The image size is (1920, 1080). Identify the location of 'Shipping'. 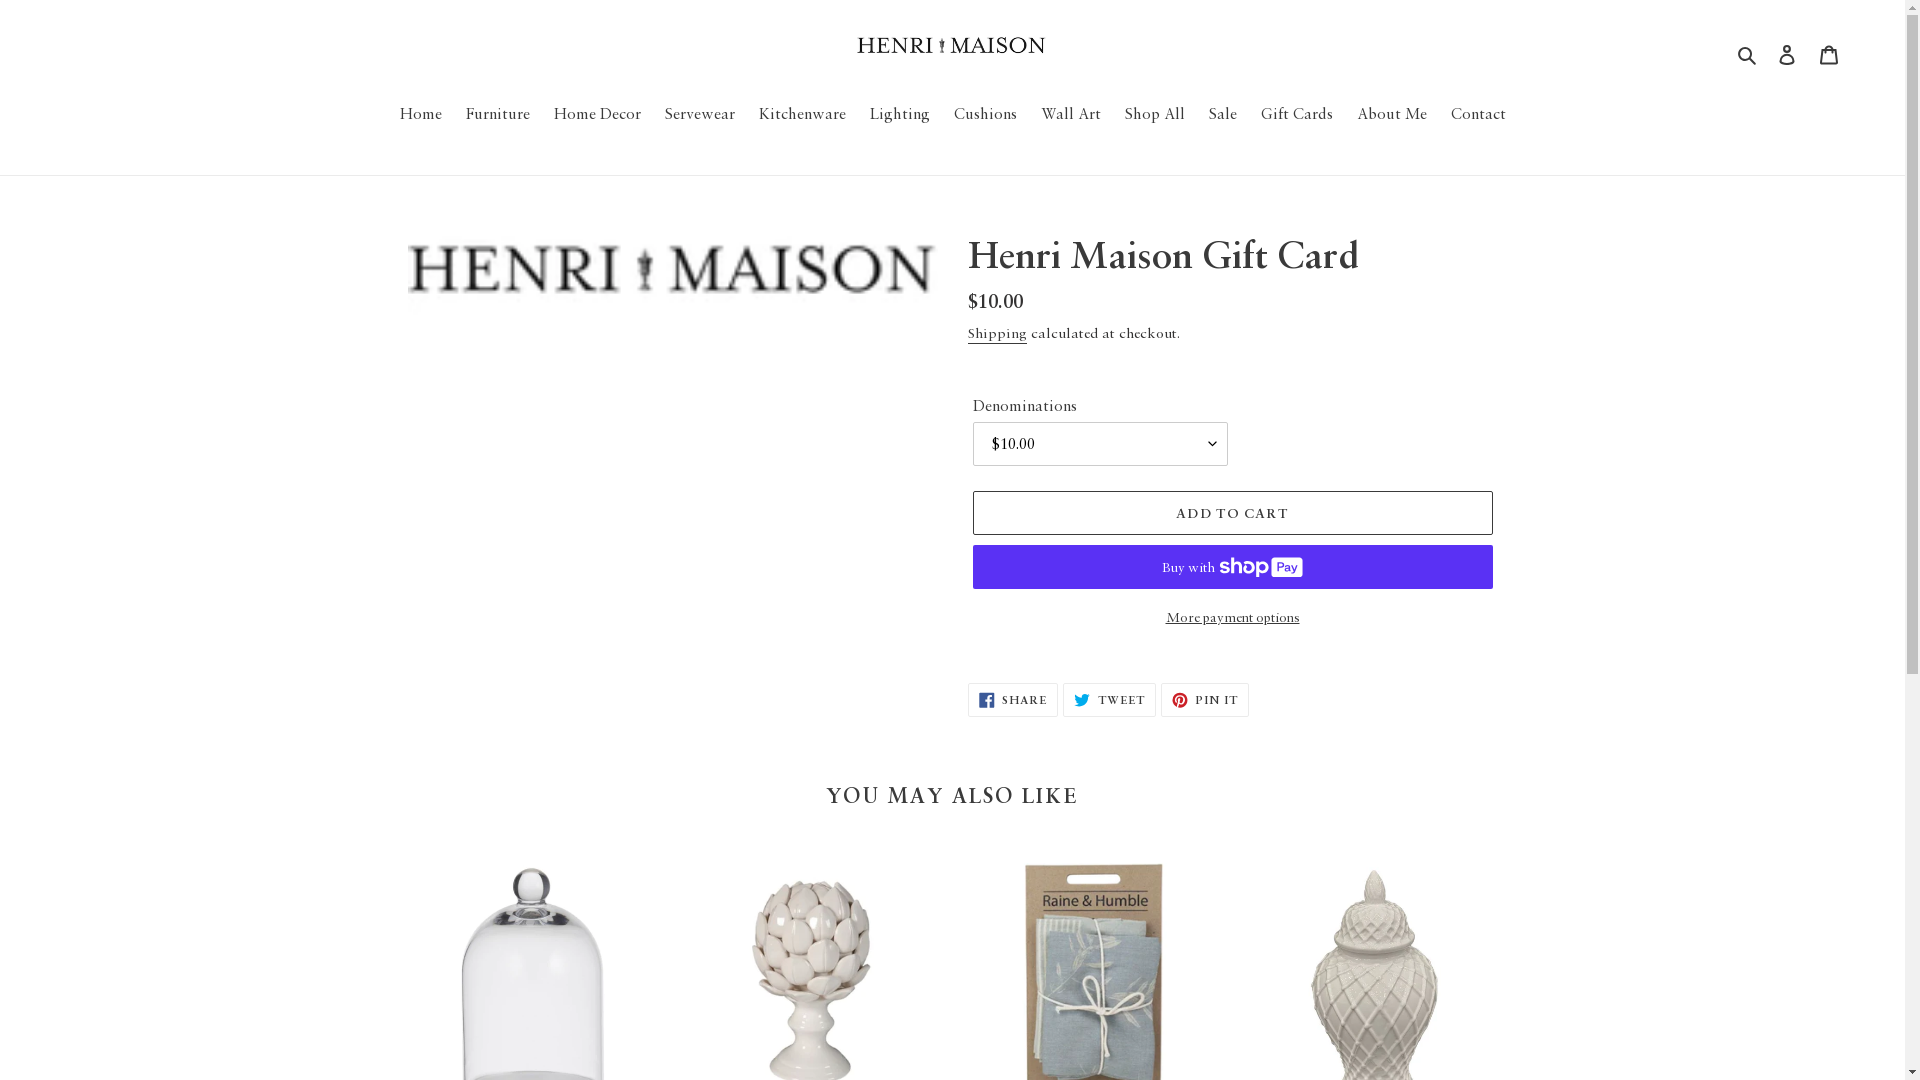
(997, 332).